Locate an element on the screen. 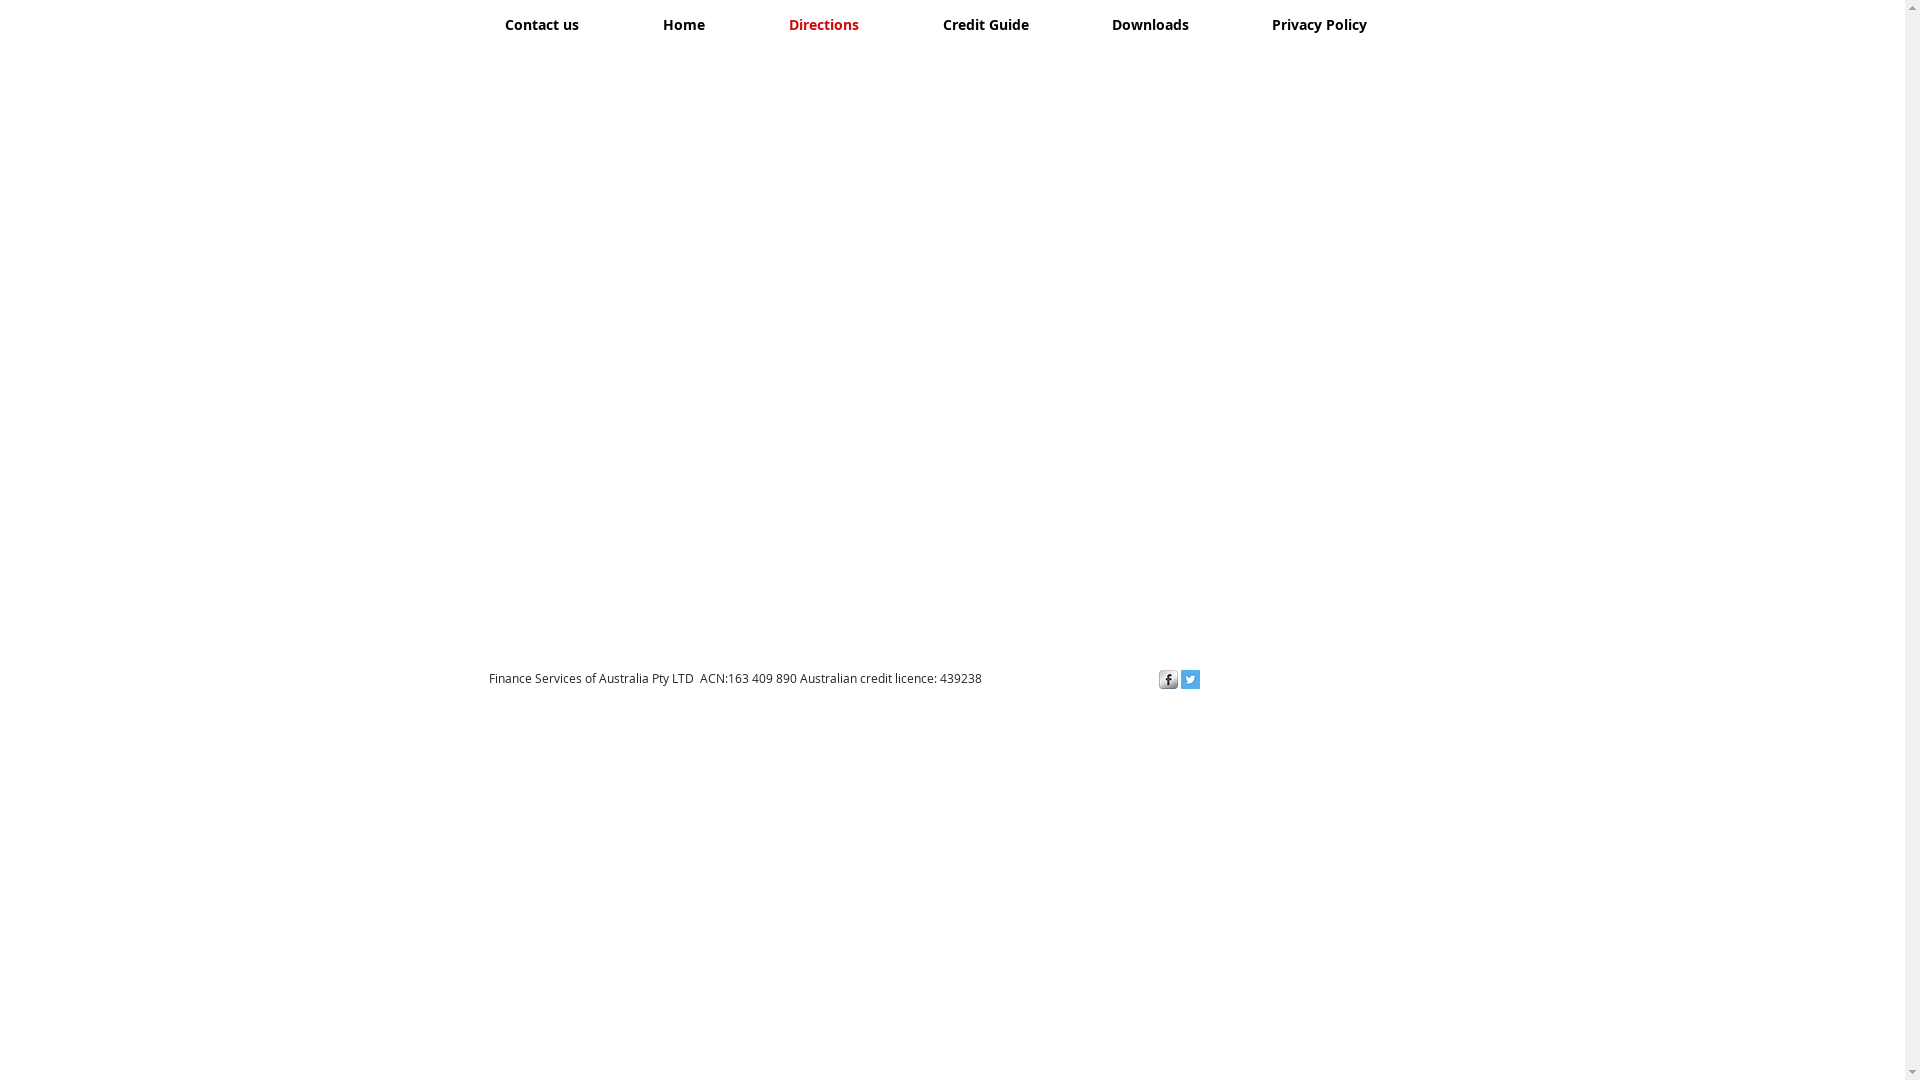  'Downloads' is located at coordinates (1150, 24).